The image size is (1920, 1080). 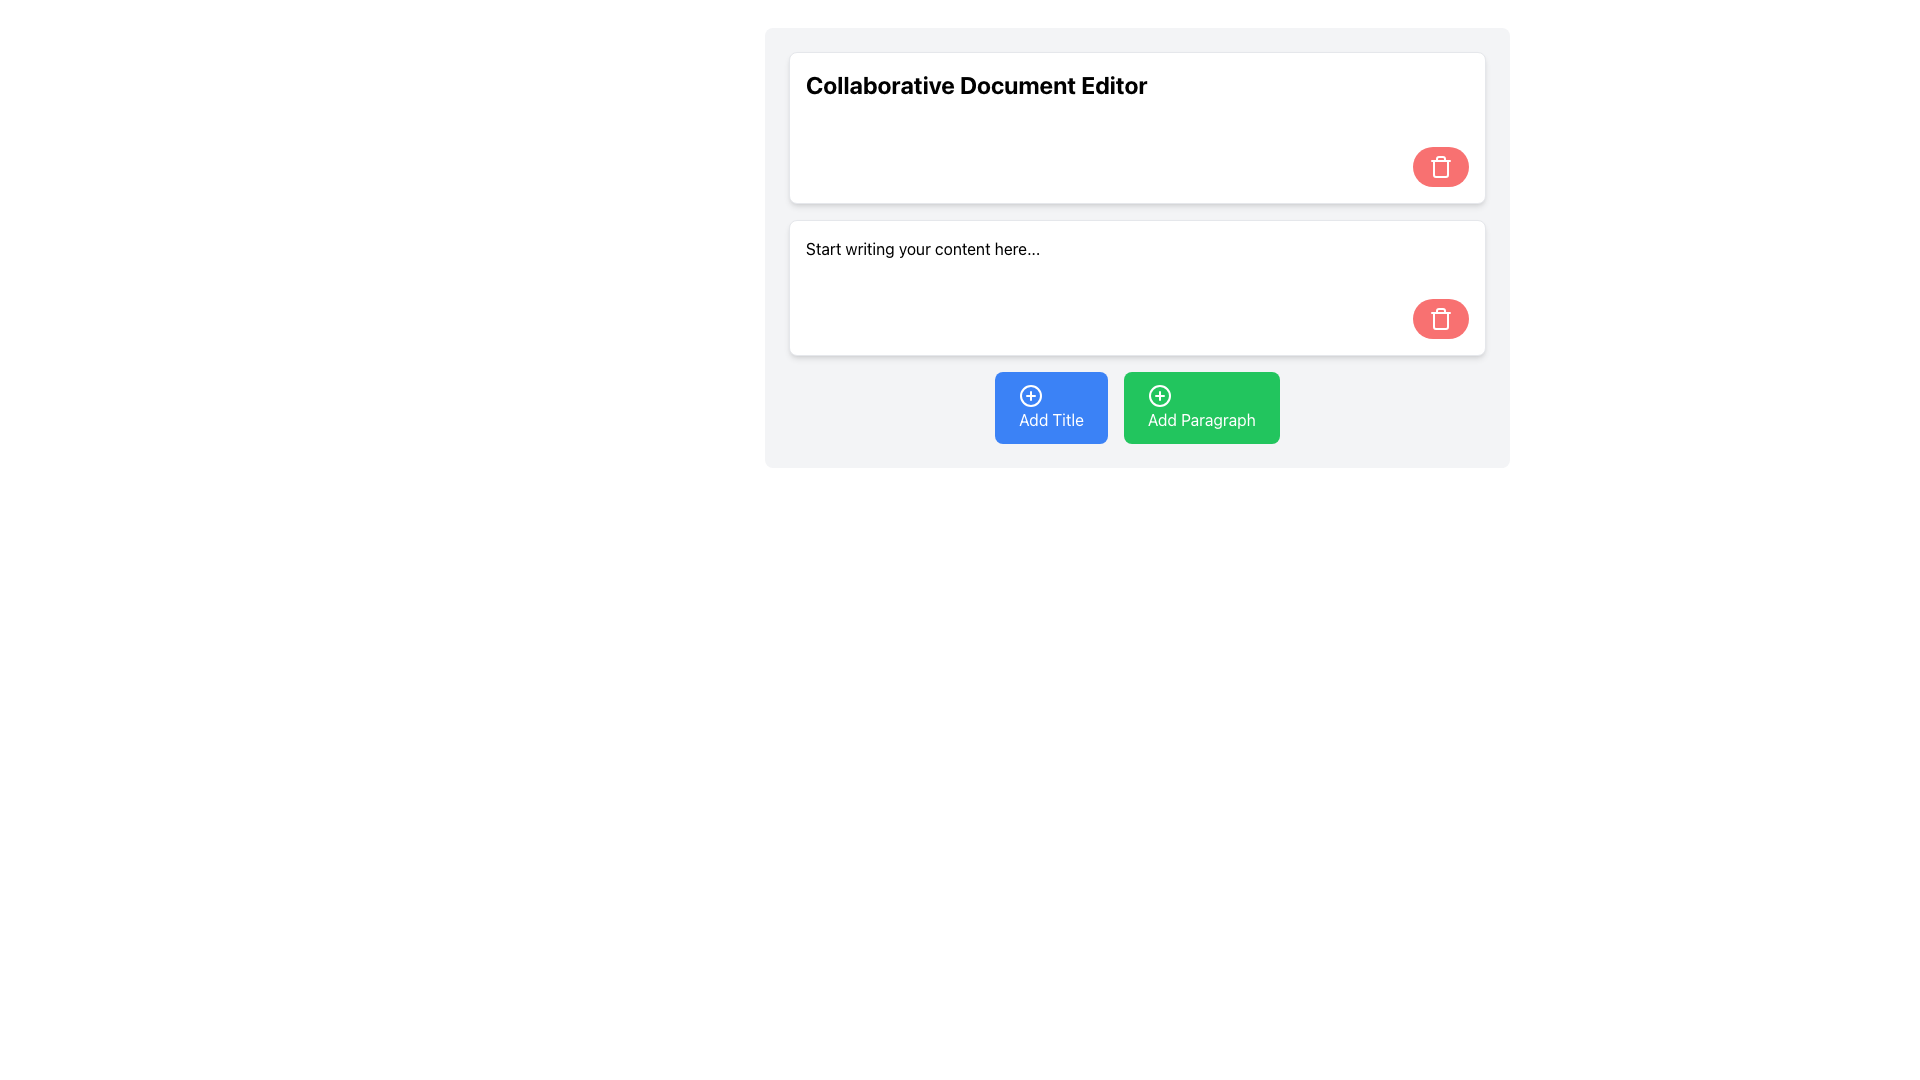 What do you see at coordinates (1031, 396) in the screenshot?
I see `the icon on the left side of the blue 'Add Title' button` at bounding box center [1031, 396].